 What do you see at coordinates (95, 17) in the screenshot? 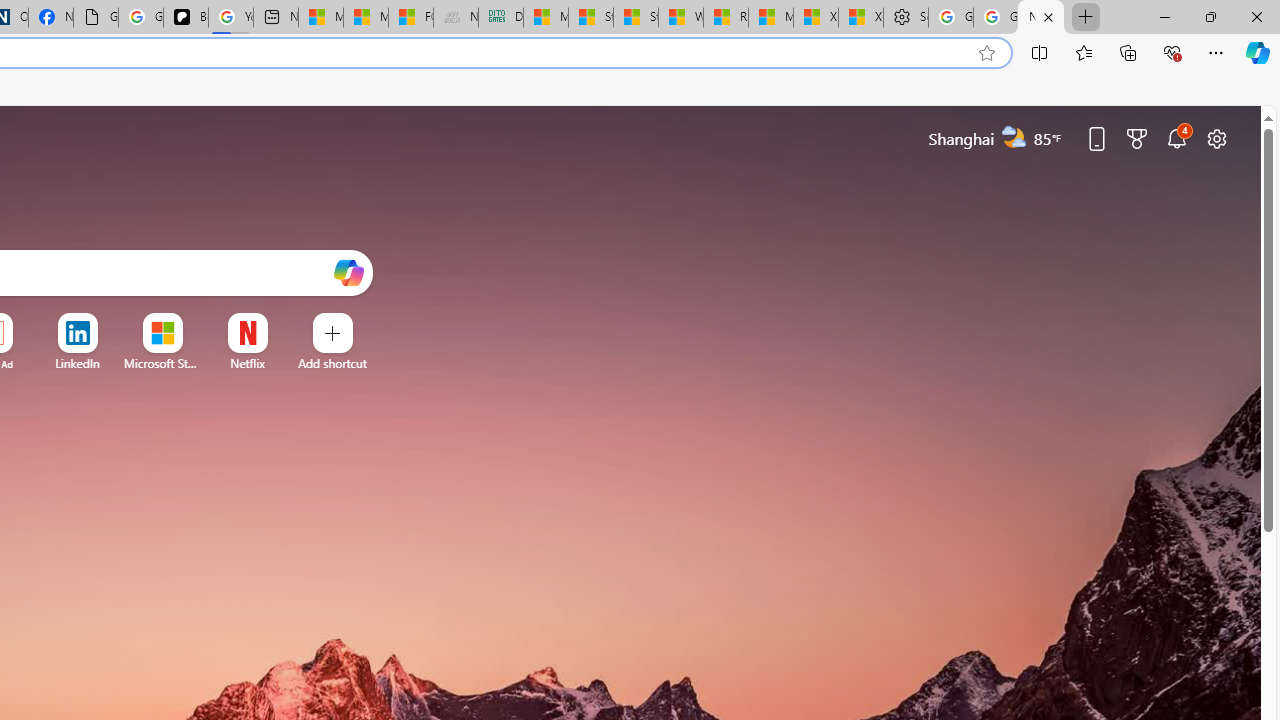
I see `'Google Analytics Opt-out Browser Add-on Download Page'` at bounding box center [95, 17].